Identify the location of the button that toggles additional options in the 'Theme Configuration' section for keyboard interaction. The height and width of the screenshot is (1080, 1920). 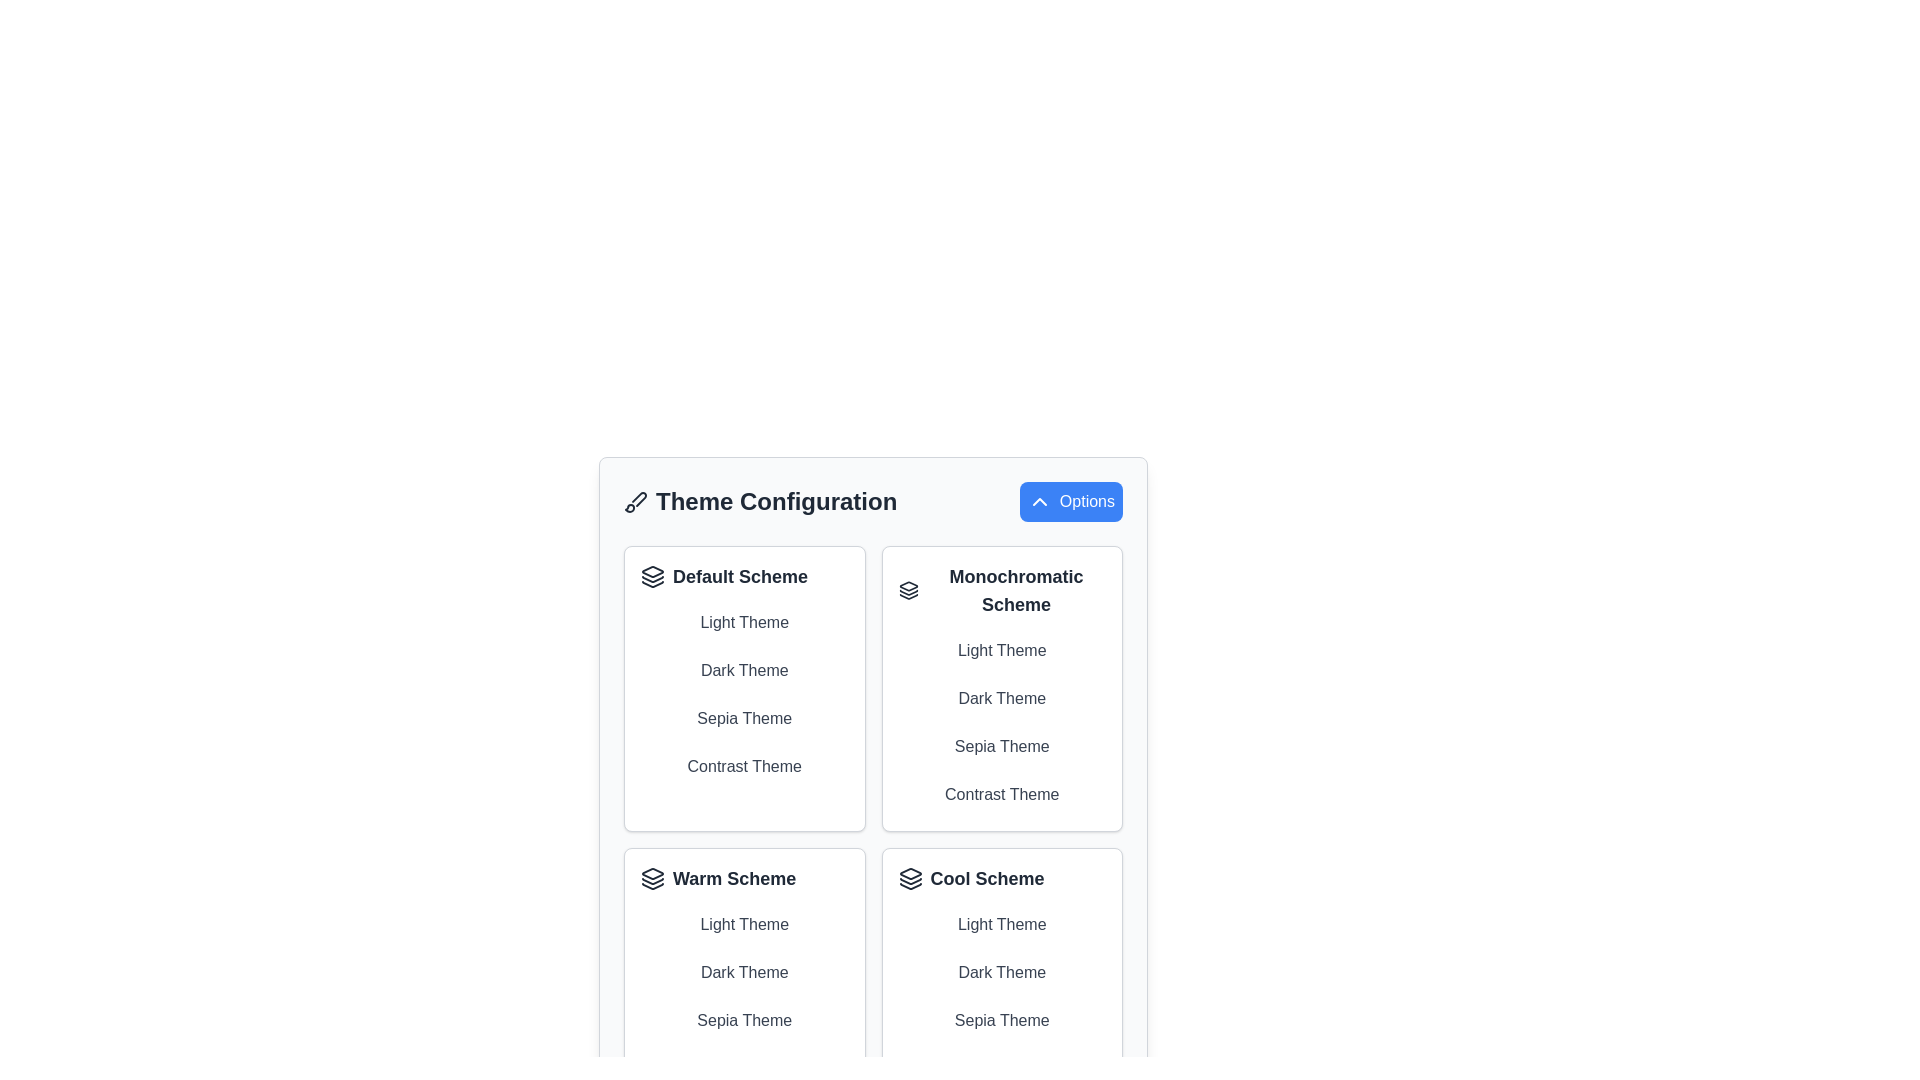
(1070, 500).